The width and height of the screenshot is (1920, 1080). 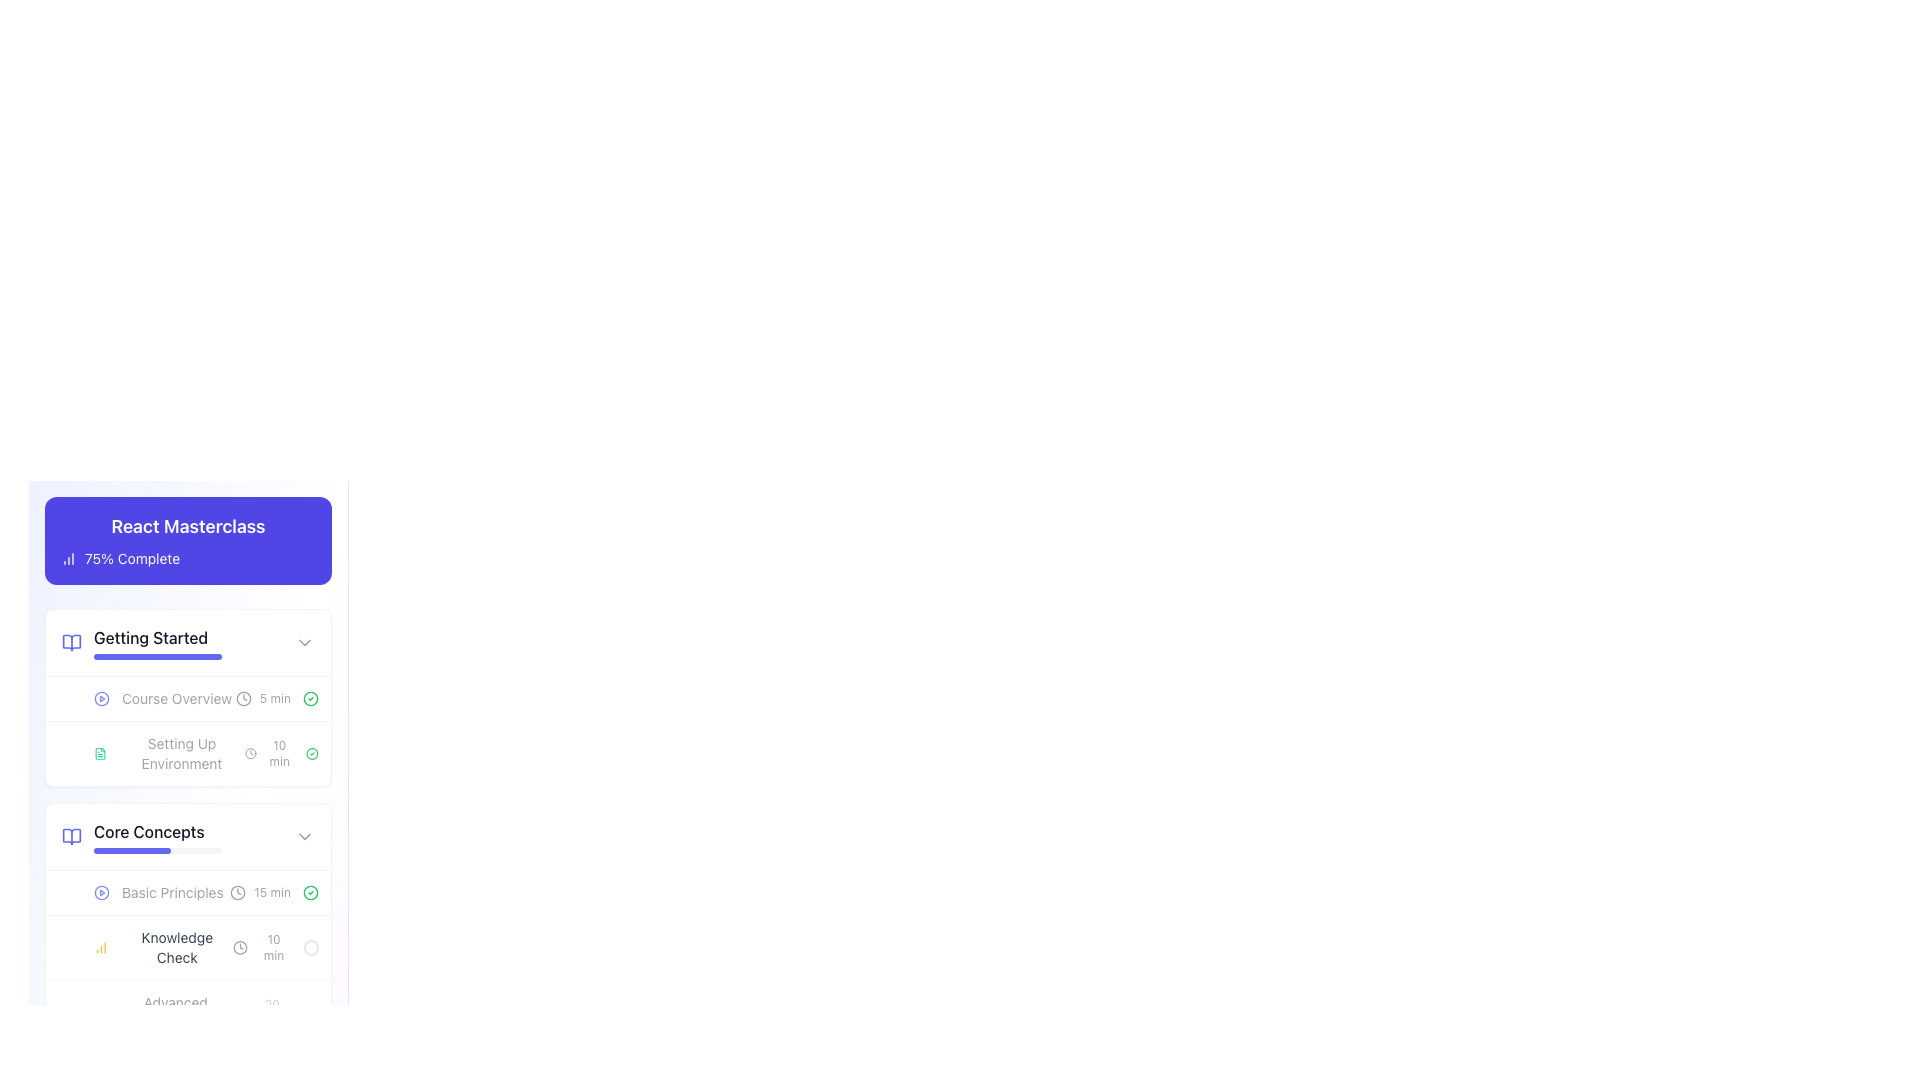 What do you see at coordinates (261, 947) in the screenshot?
I see `the label element that displays an estimated time duration for a task, located in the 'Knowledge Check' section under 'Core Concepts'` at bounding box center [261, 947].